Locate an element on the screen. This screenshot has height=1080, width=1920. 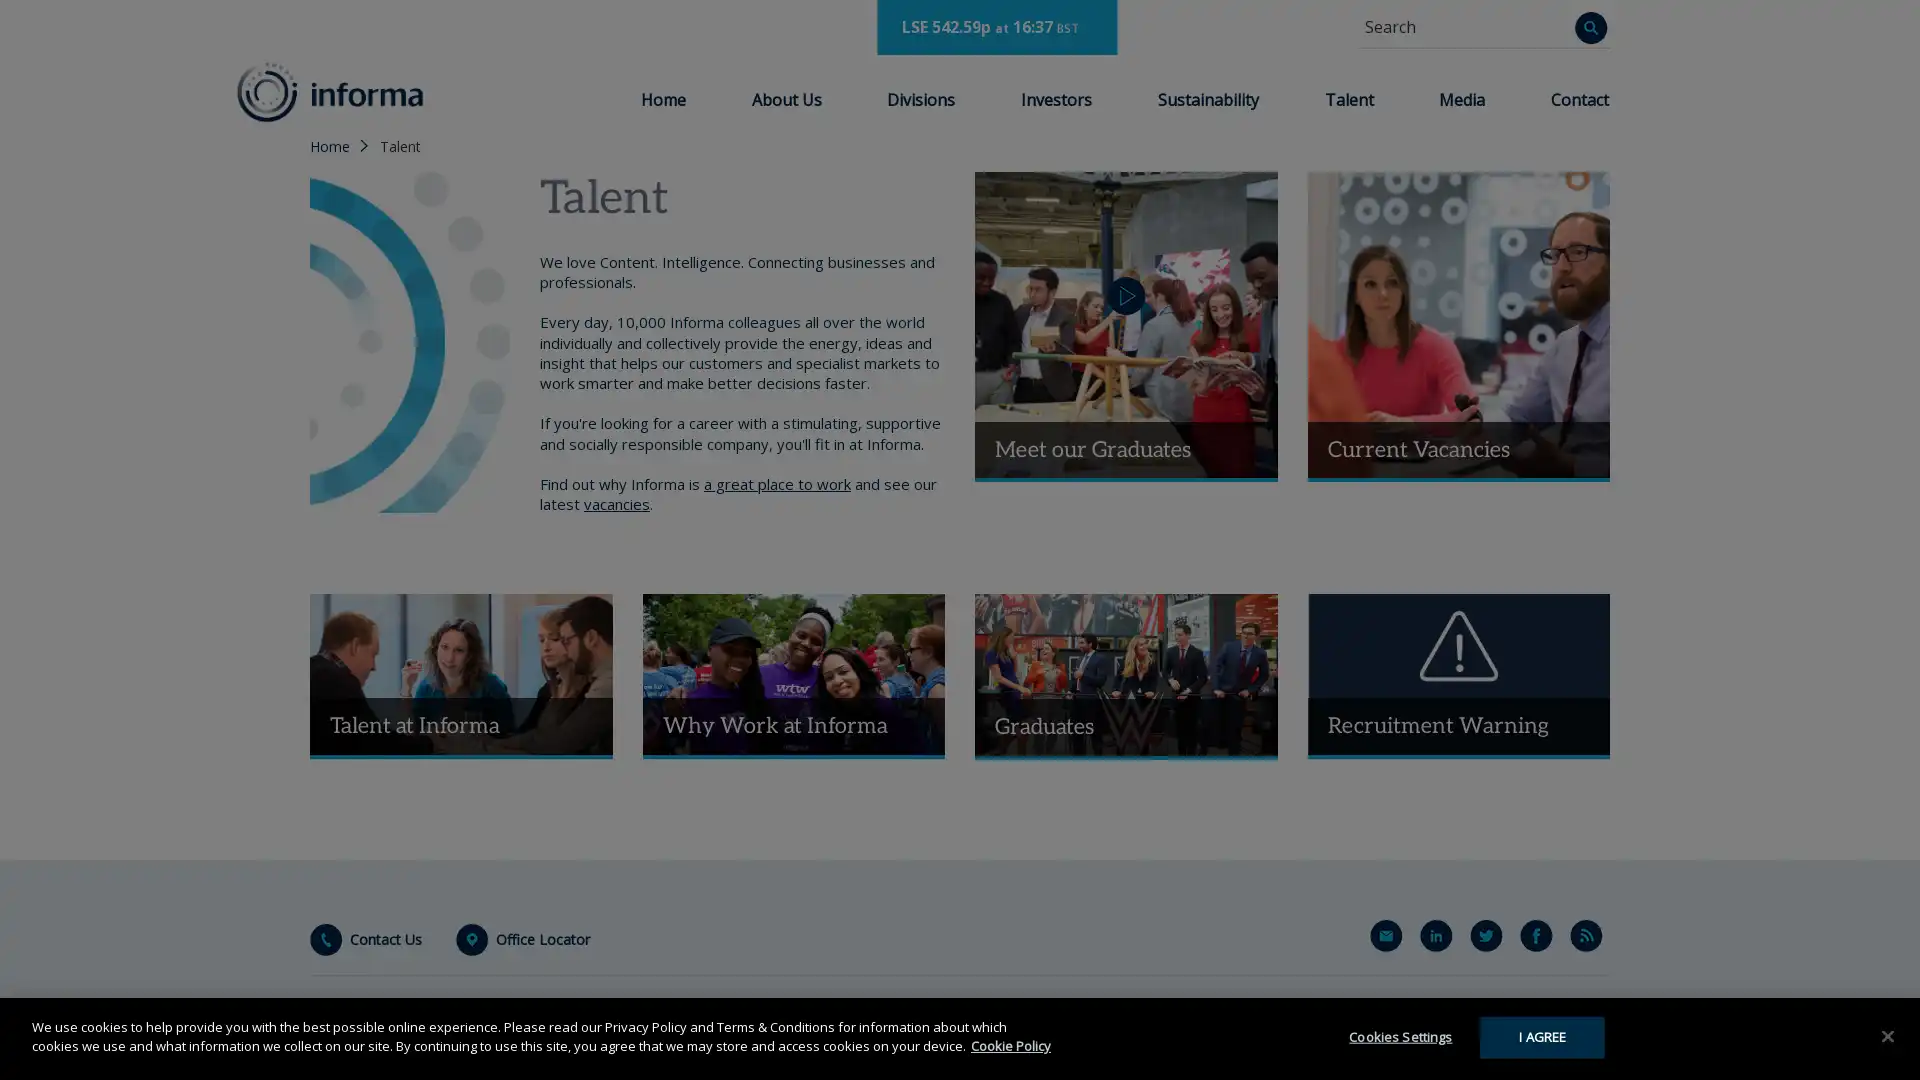
I AGREE is located at coordinates (1541, 1036).